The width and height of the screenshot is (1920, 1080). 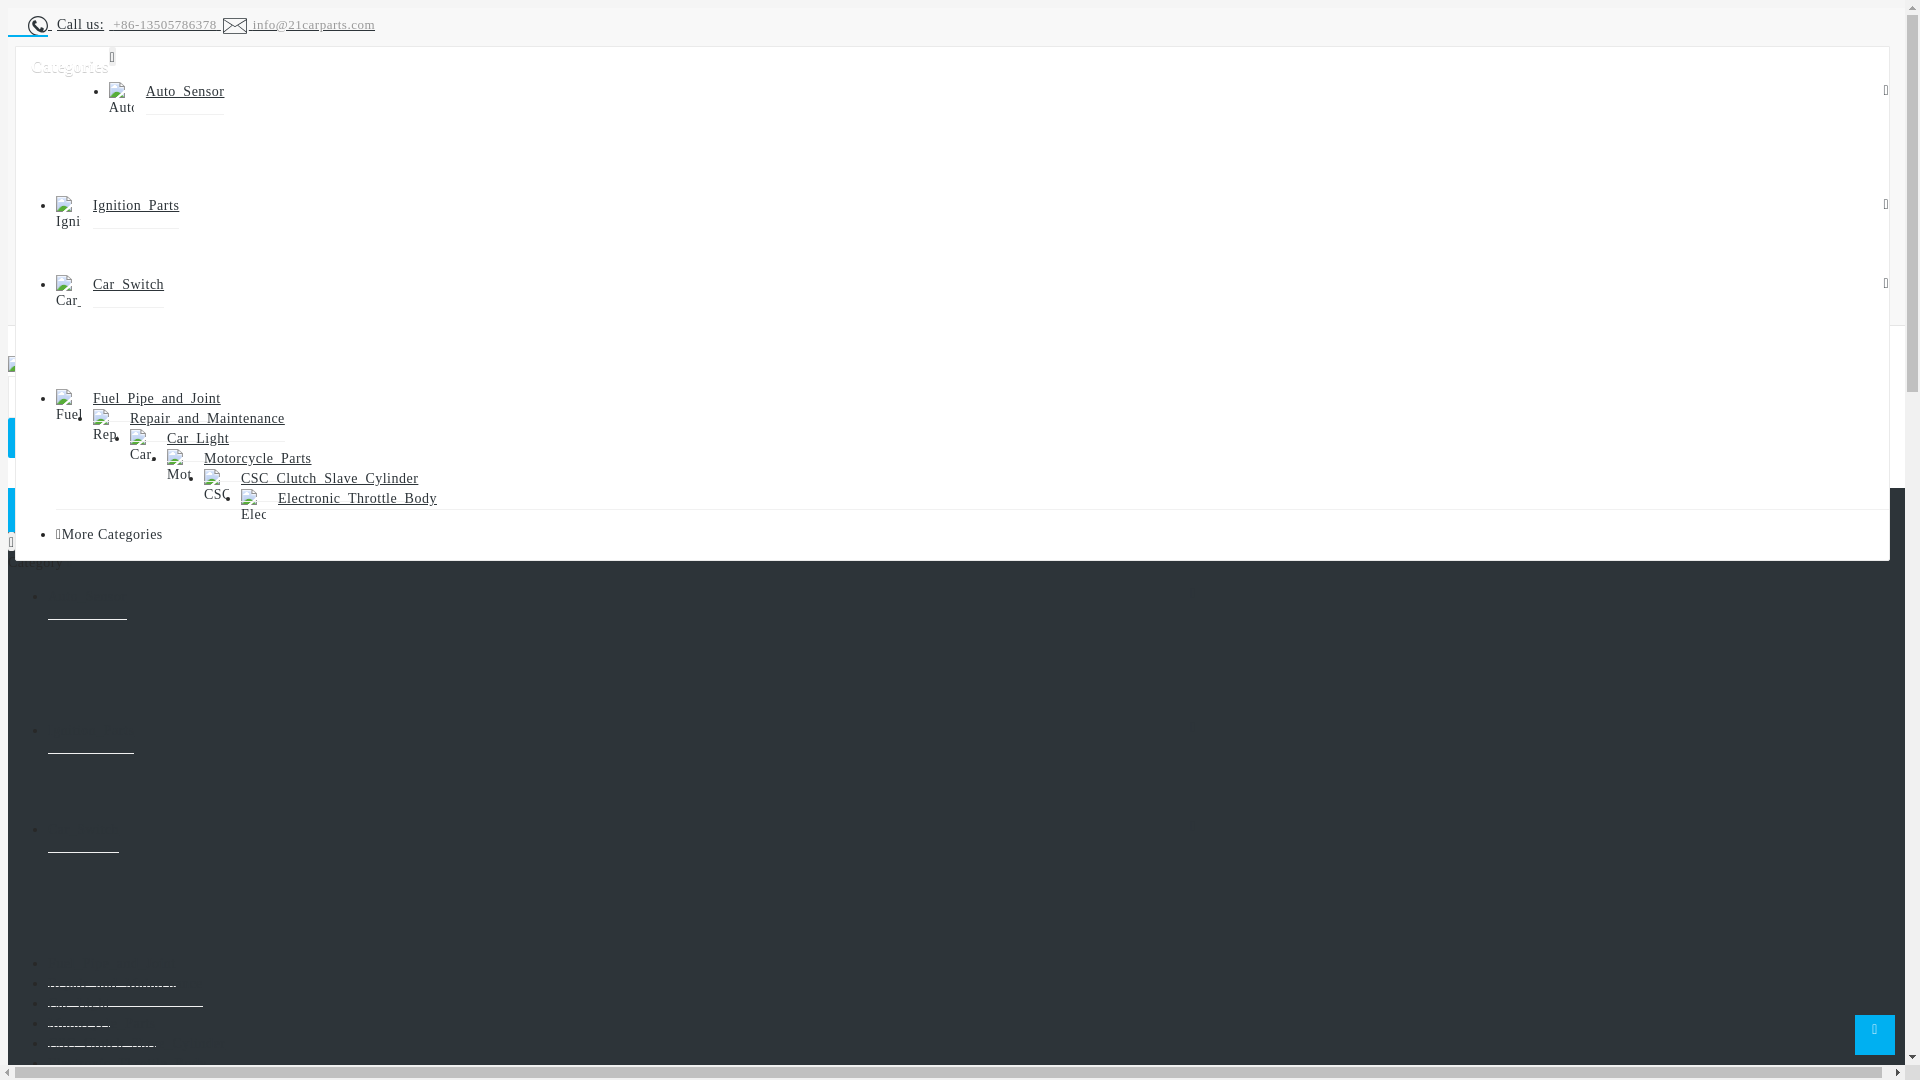 I want to click on 'Register', so click(x=107, y=255).